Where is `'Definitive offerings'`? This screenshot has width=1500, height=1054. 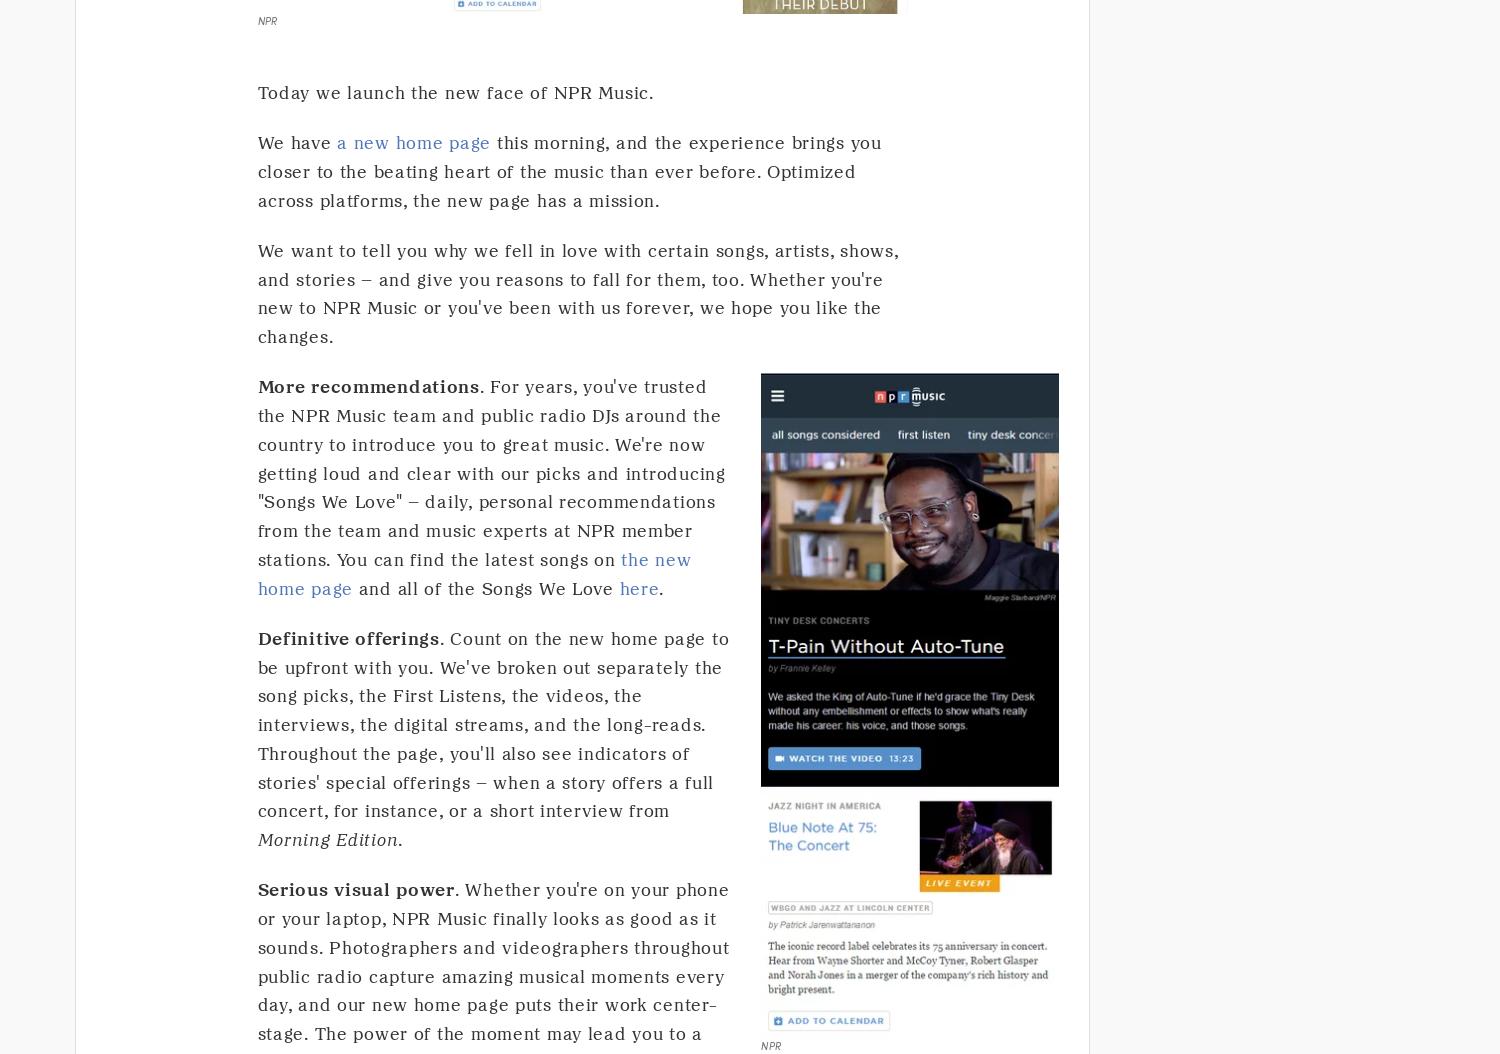 'Definitive offerings' is located at coordinates (347, 637).